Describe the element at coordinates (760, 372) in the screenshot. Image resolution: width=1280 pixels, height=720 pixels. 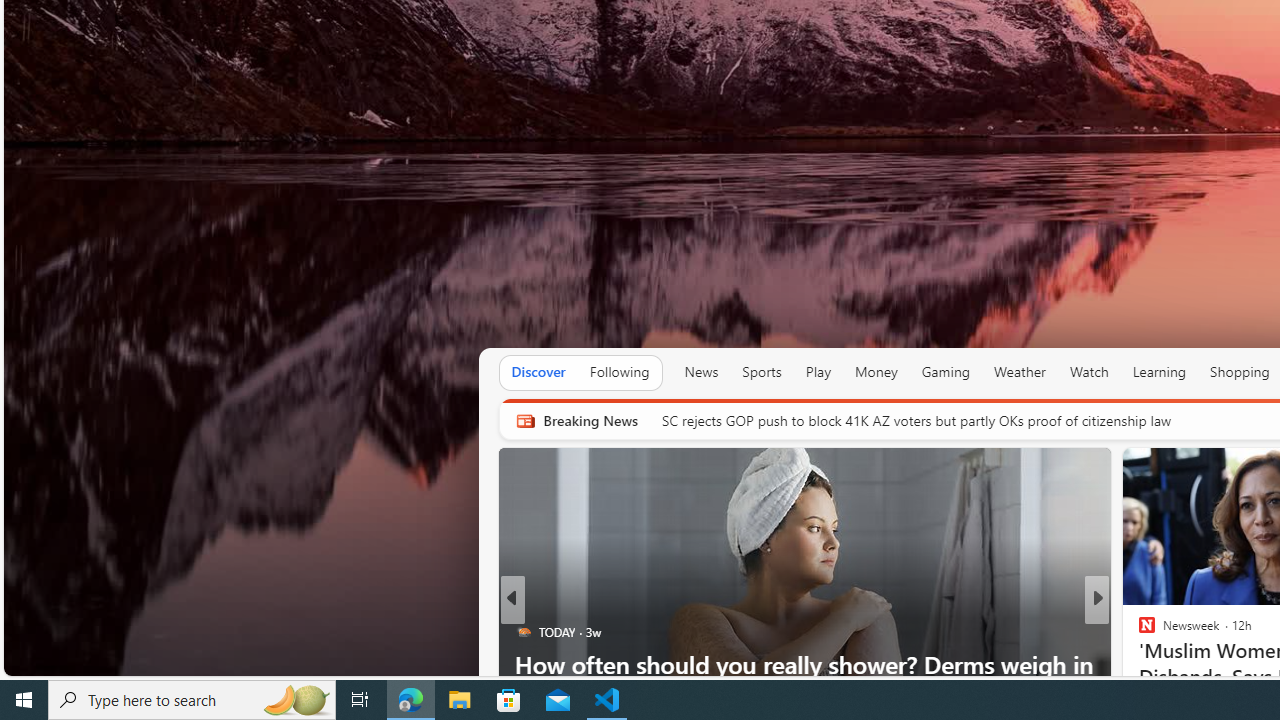
I see `'Sports'` at that location.